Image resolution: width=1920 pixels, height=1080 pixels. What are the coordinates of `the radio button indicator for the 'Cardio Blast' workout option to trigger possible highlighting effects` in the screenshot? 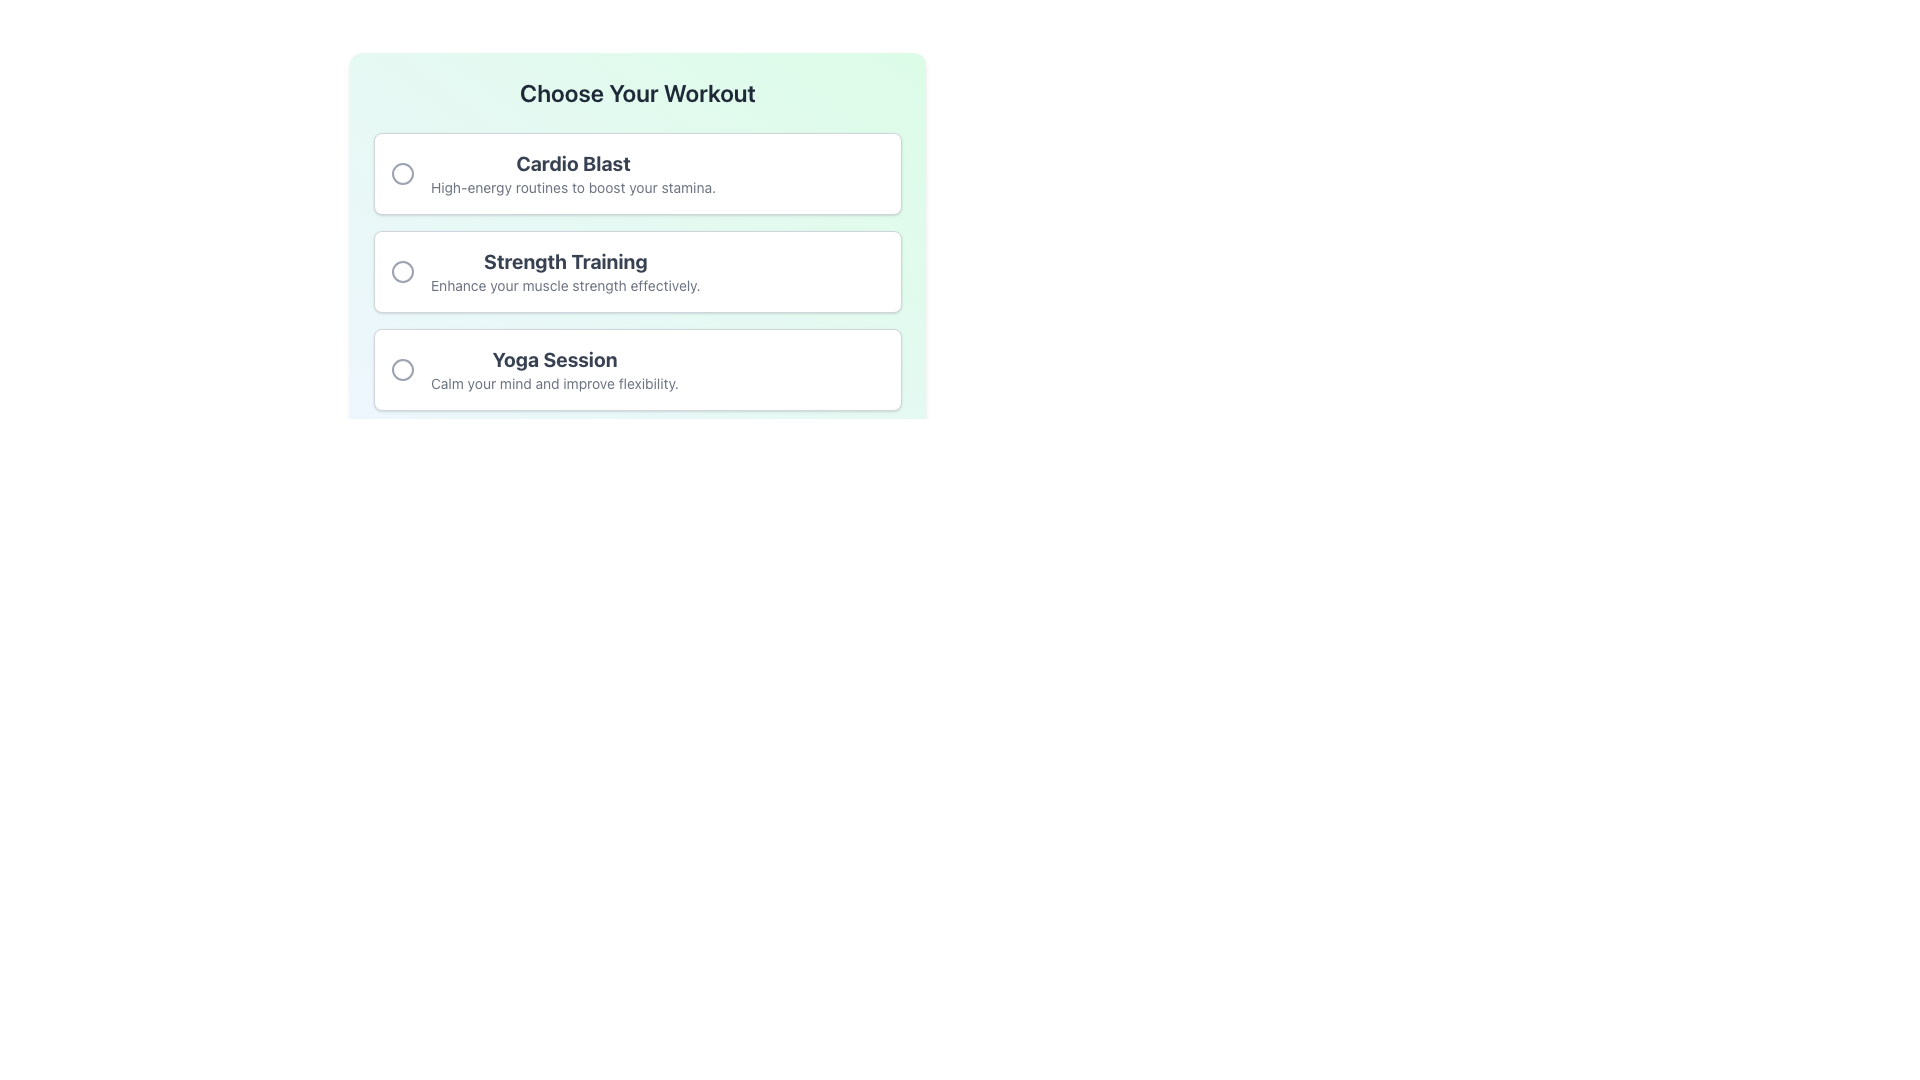 It's located at (402, 172).